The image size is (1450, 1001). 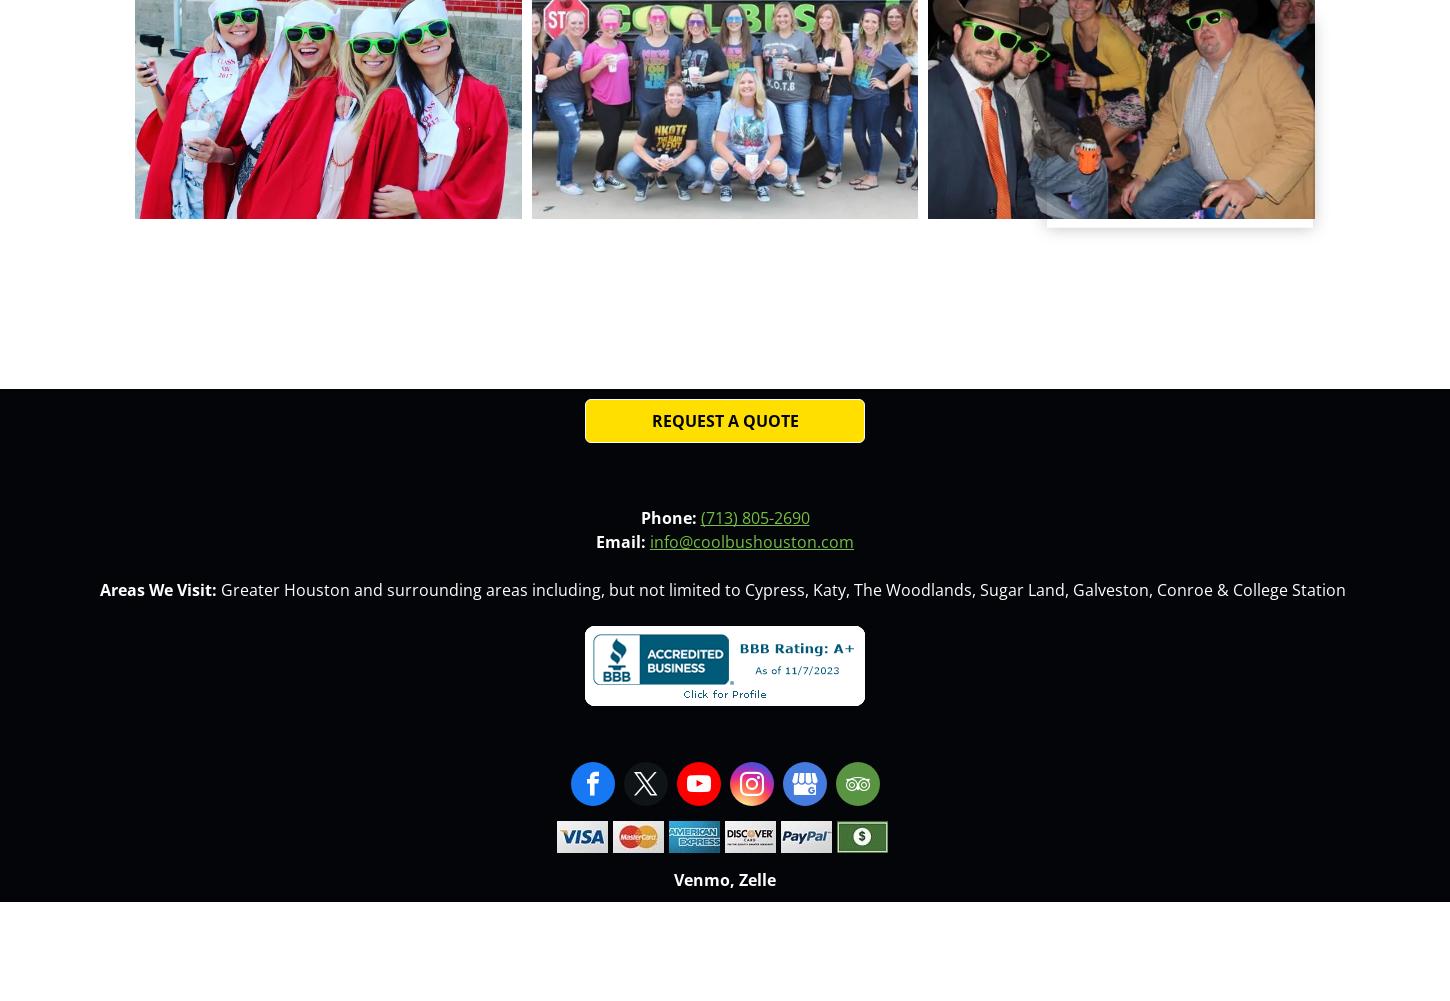 I want to click on 'info@coolbushouston.com', so click(x=751, y=540).